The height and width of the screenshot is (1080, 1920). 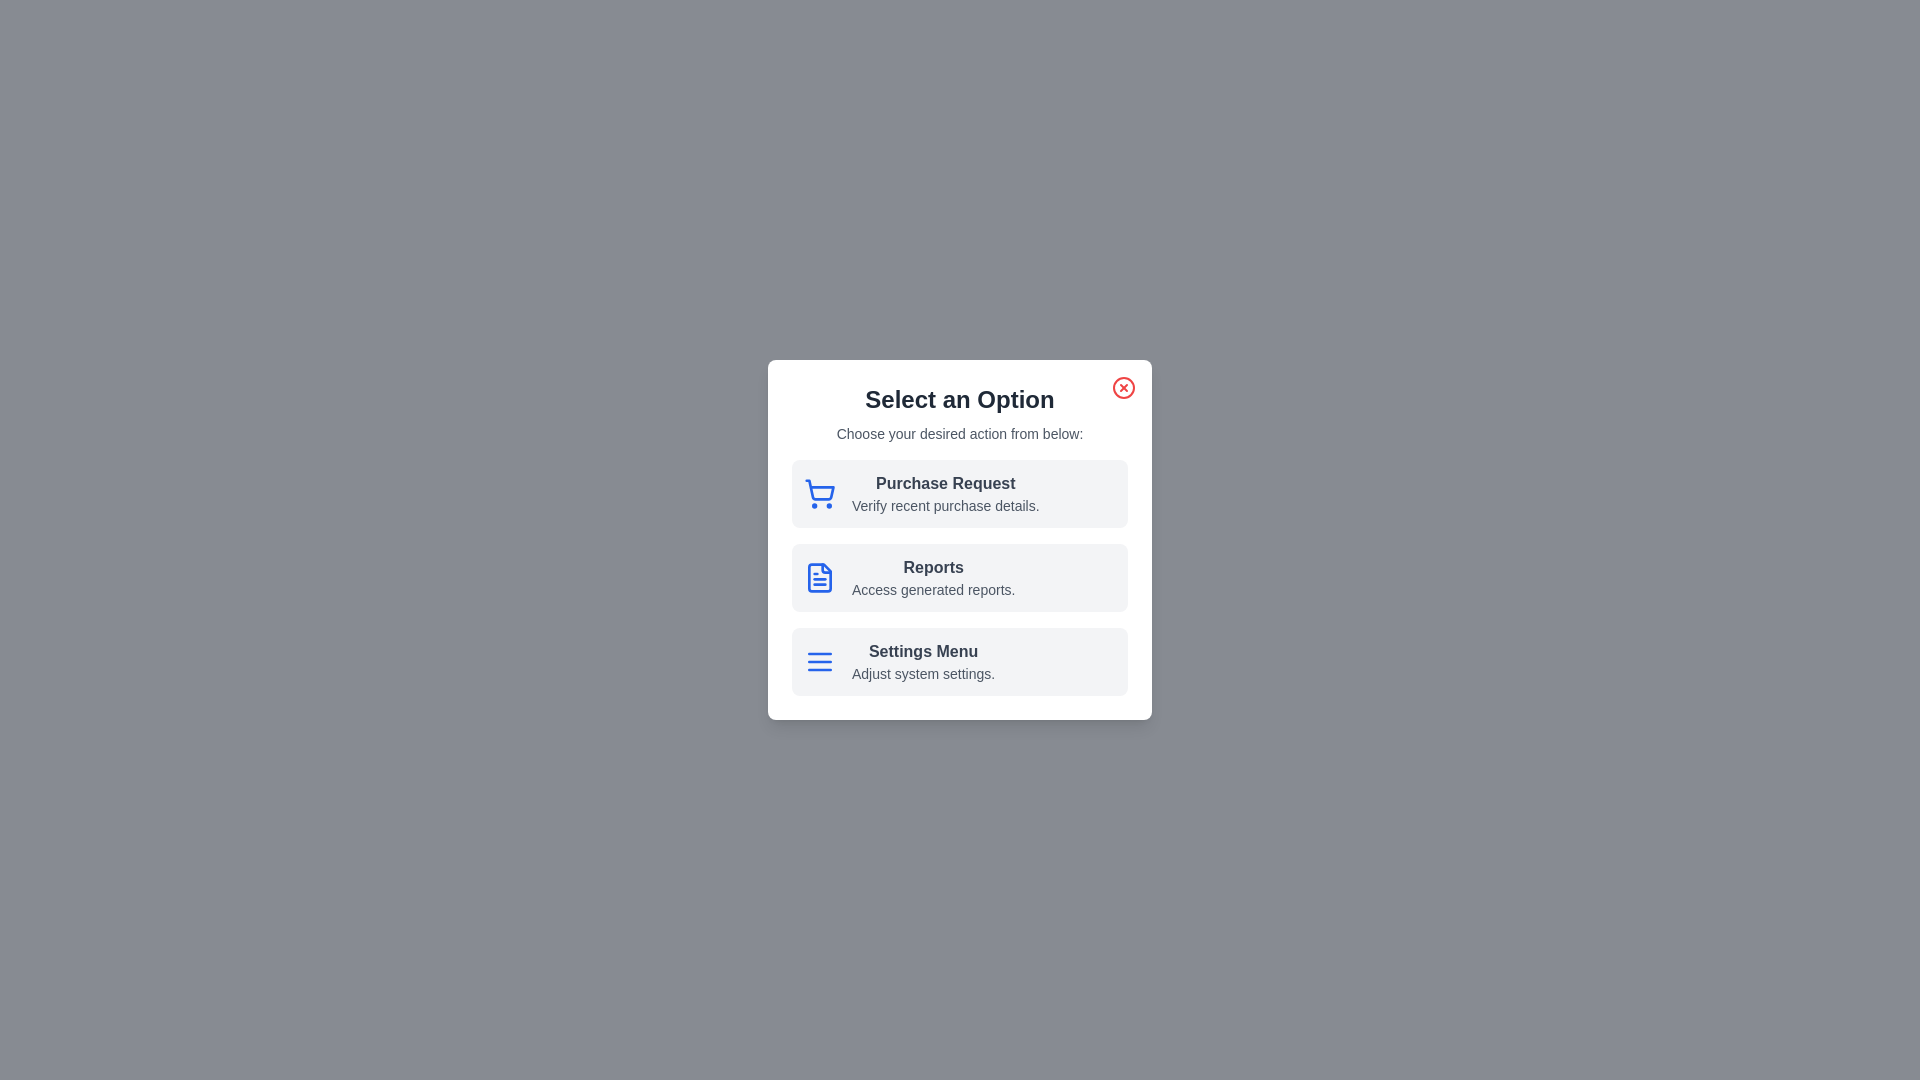 I want to click on the option Reports to reveal additional styles or information, so click(x=960, y=578).